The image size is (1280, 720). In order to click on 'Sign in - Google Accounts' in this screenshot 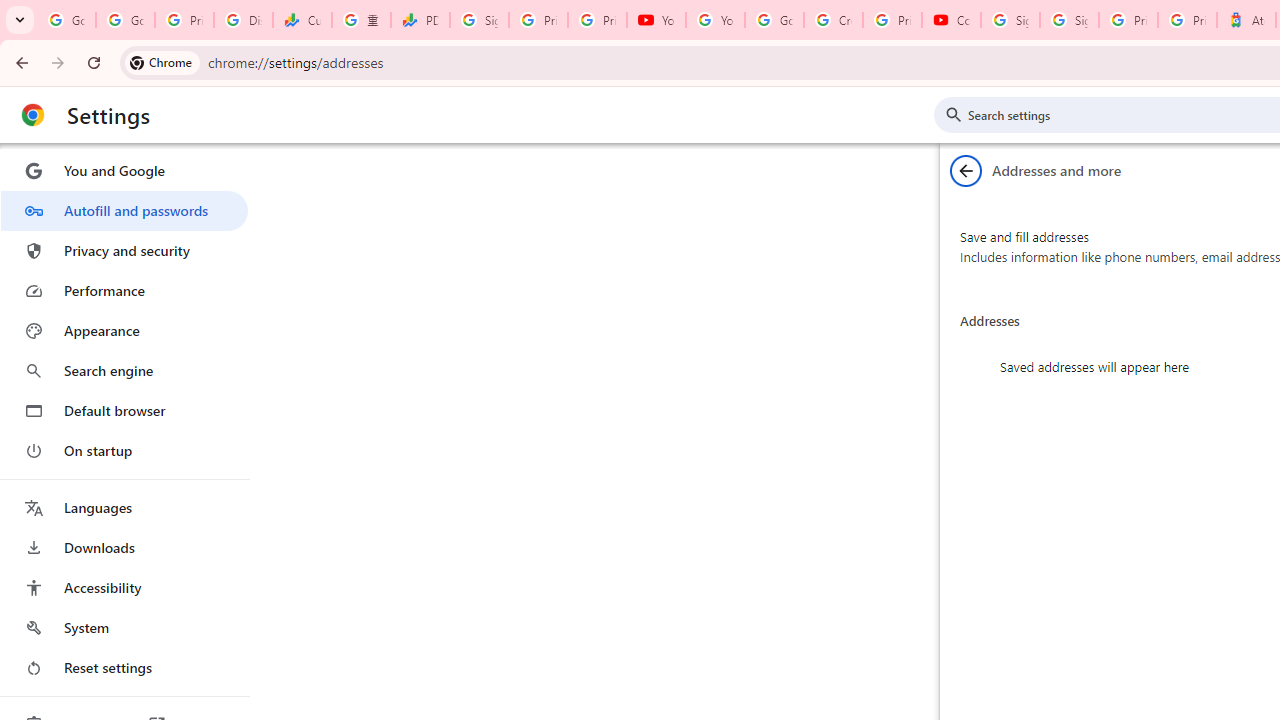, I will do `click(1010, 20)`.